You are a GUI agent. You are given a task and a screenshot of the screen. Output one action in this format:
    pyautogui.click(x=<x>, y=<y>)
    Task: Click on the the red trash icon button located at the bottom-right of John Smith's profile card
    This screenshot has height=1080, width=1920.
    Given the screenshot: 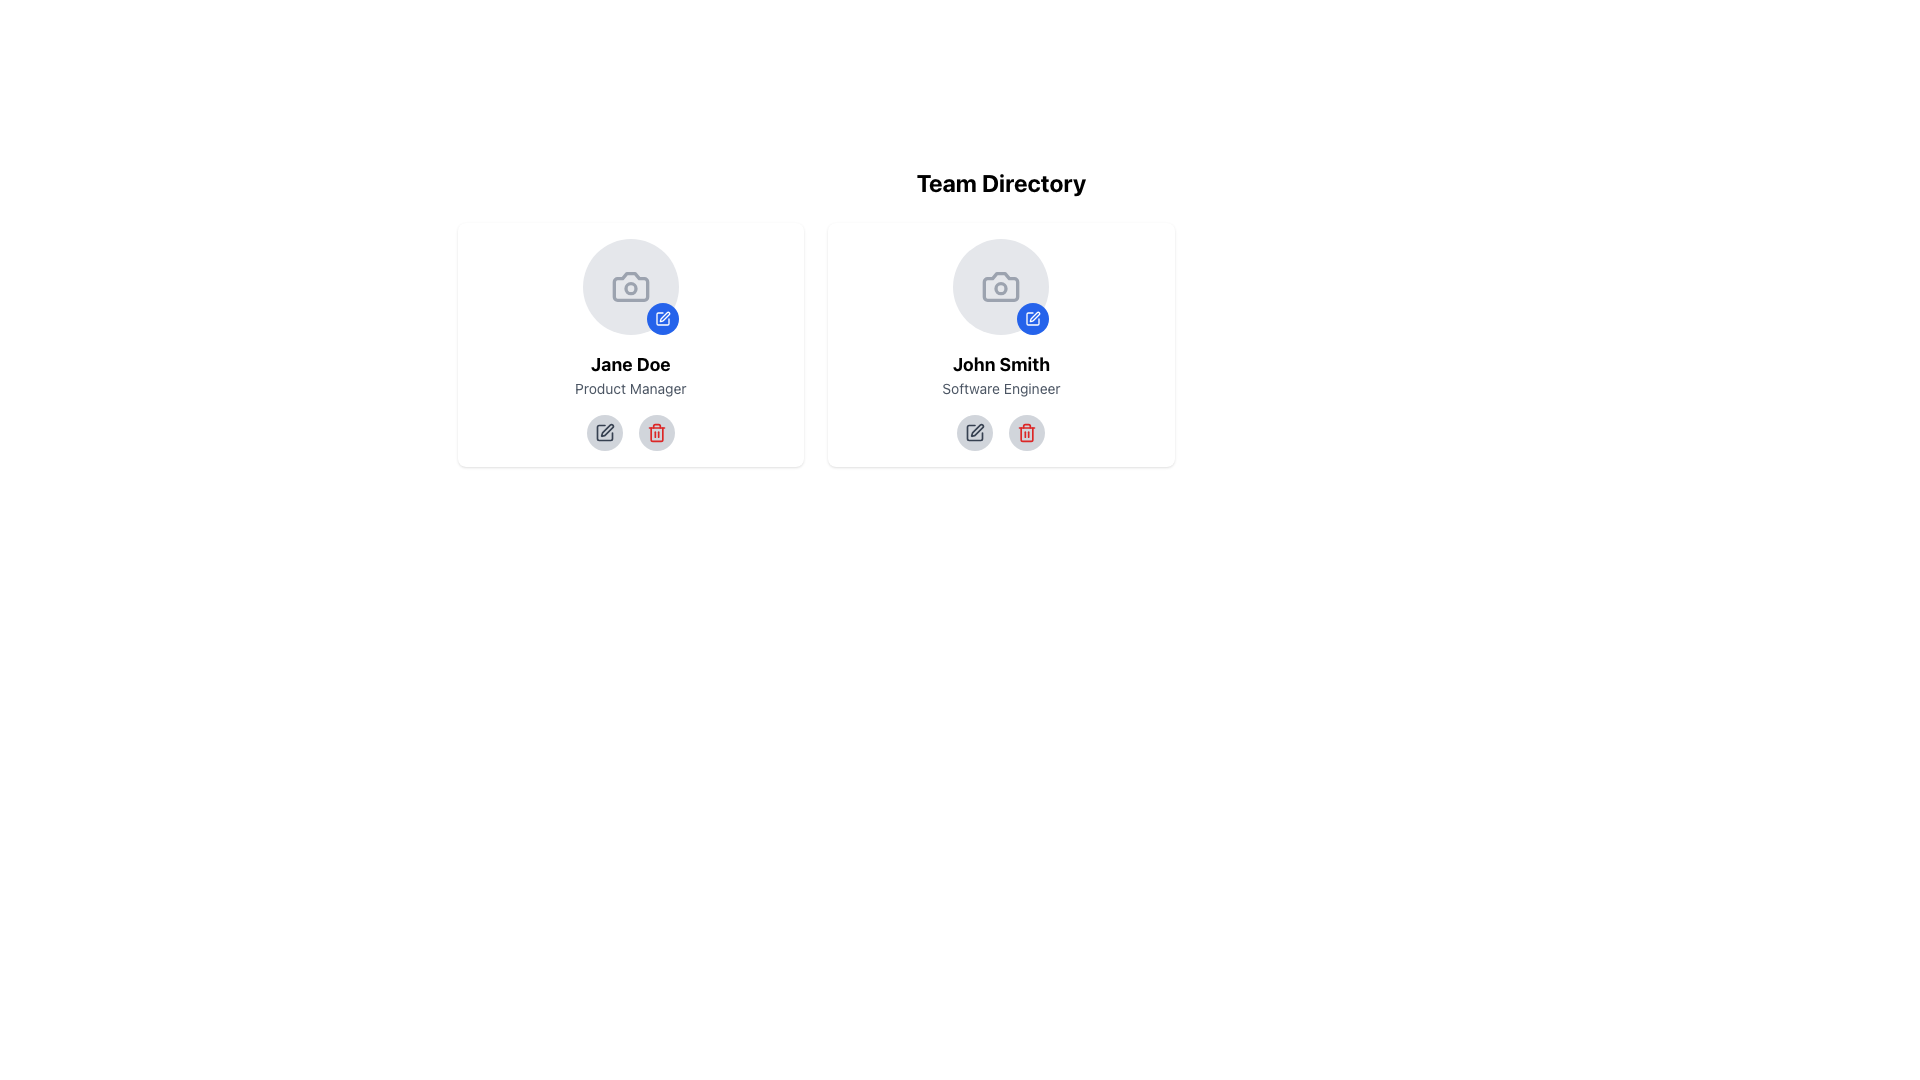 What is the action you would take?
    pyautogui.click(x=1027, y=431)
    